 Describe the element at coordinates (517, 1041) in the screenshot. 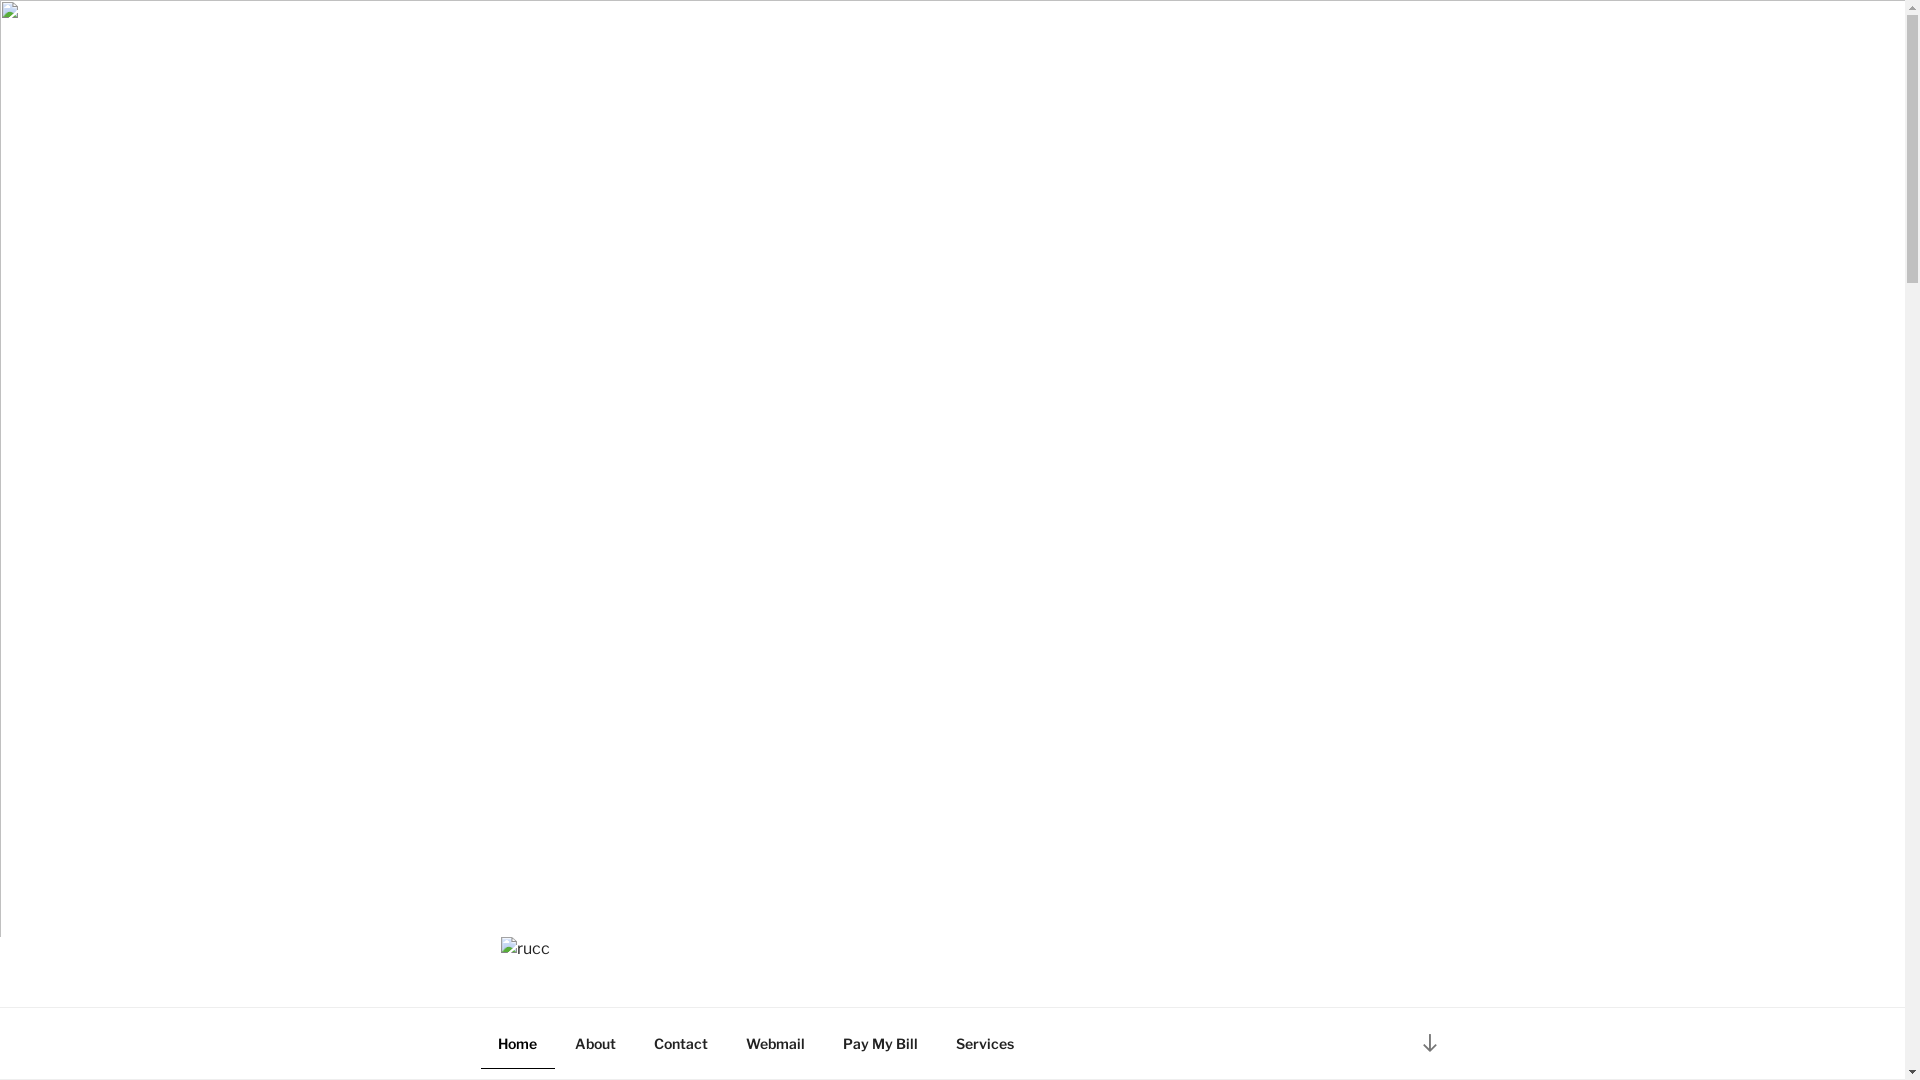

I see `'Home'` at that location.